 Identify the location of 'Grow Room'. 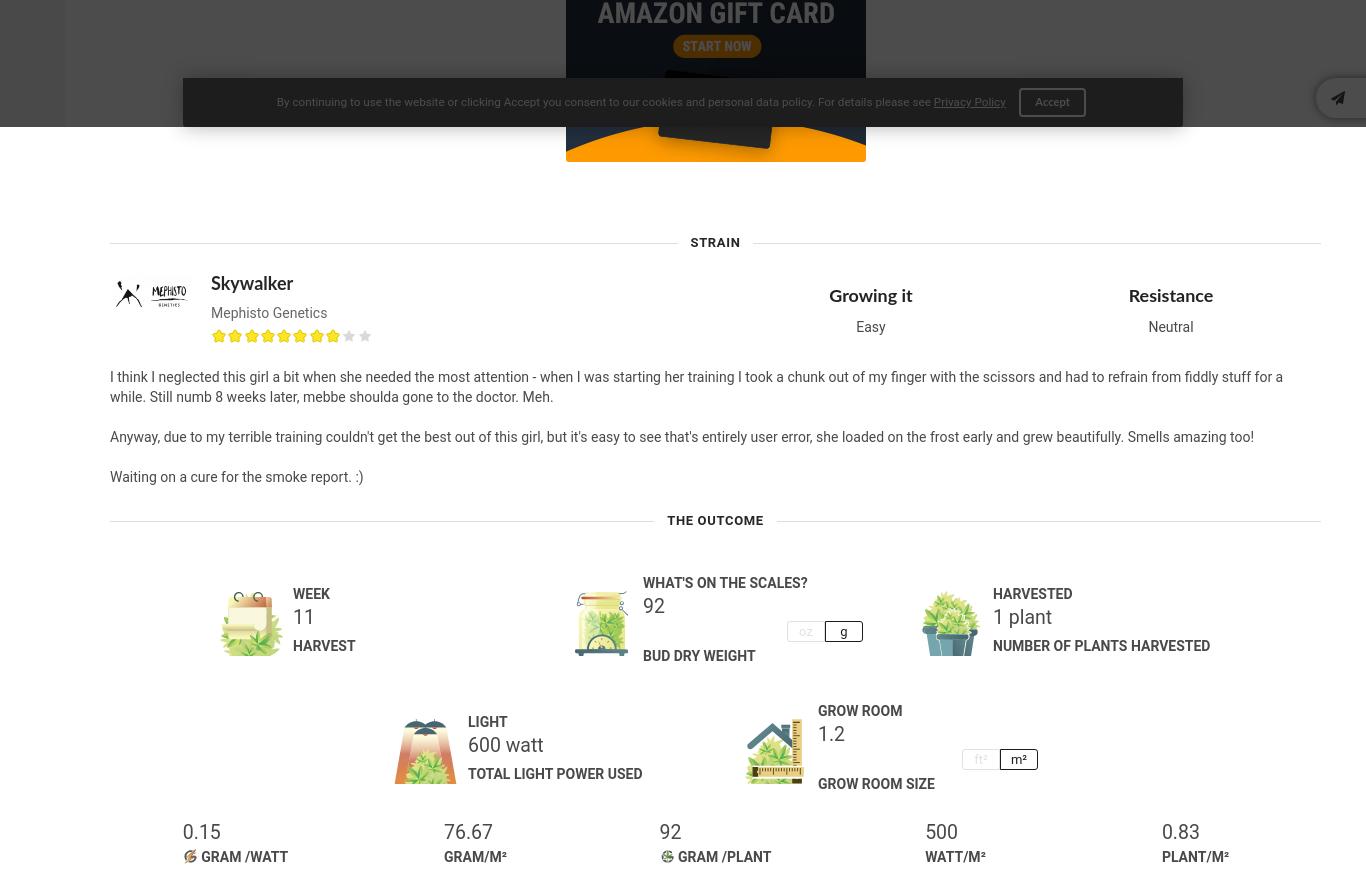
(859, 709).